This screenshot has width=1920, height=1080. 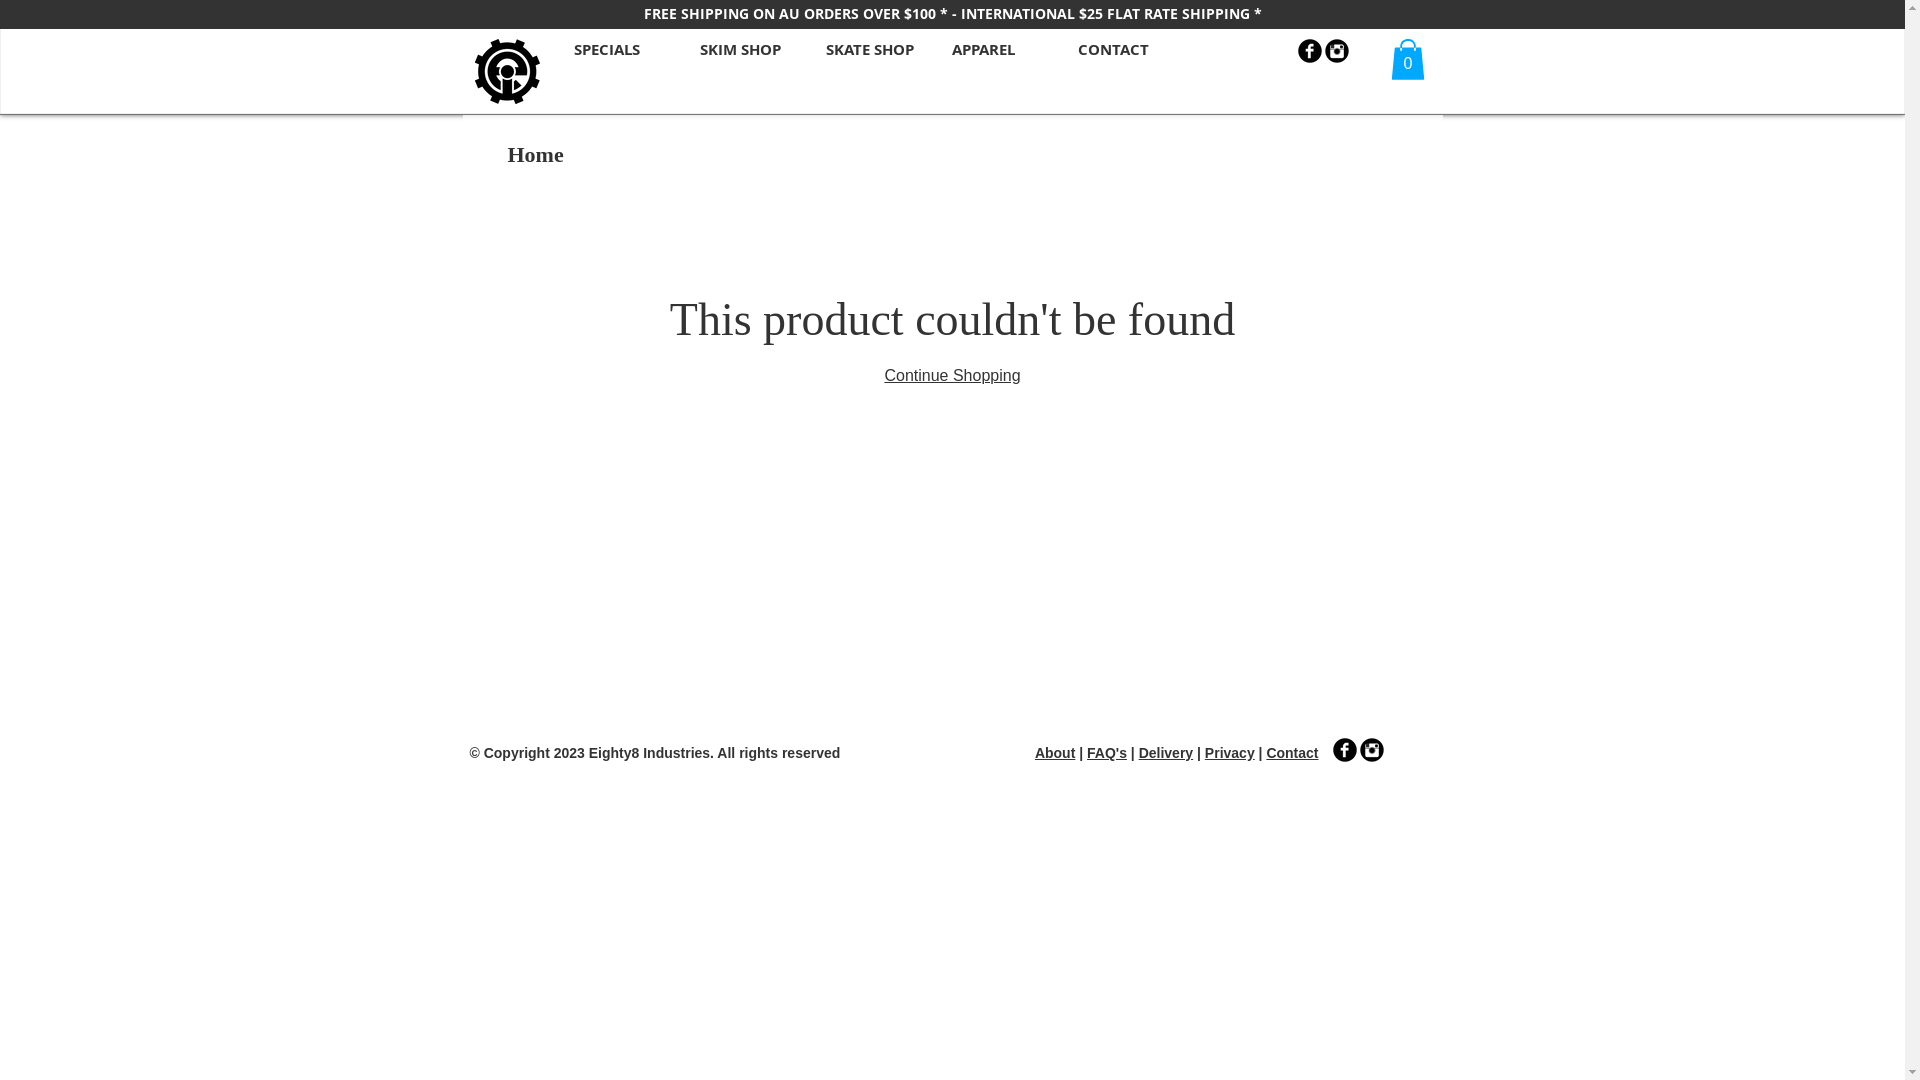 What do you see at coordinates (1389, 58) in the screenshot?
I see `'0'` at bounding box center [1389, 58].